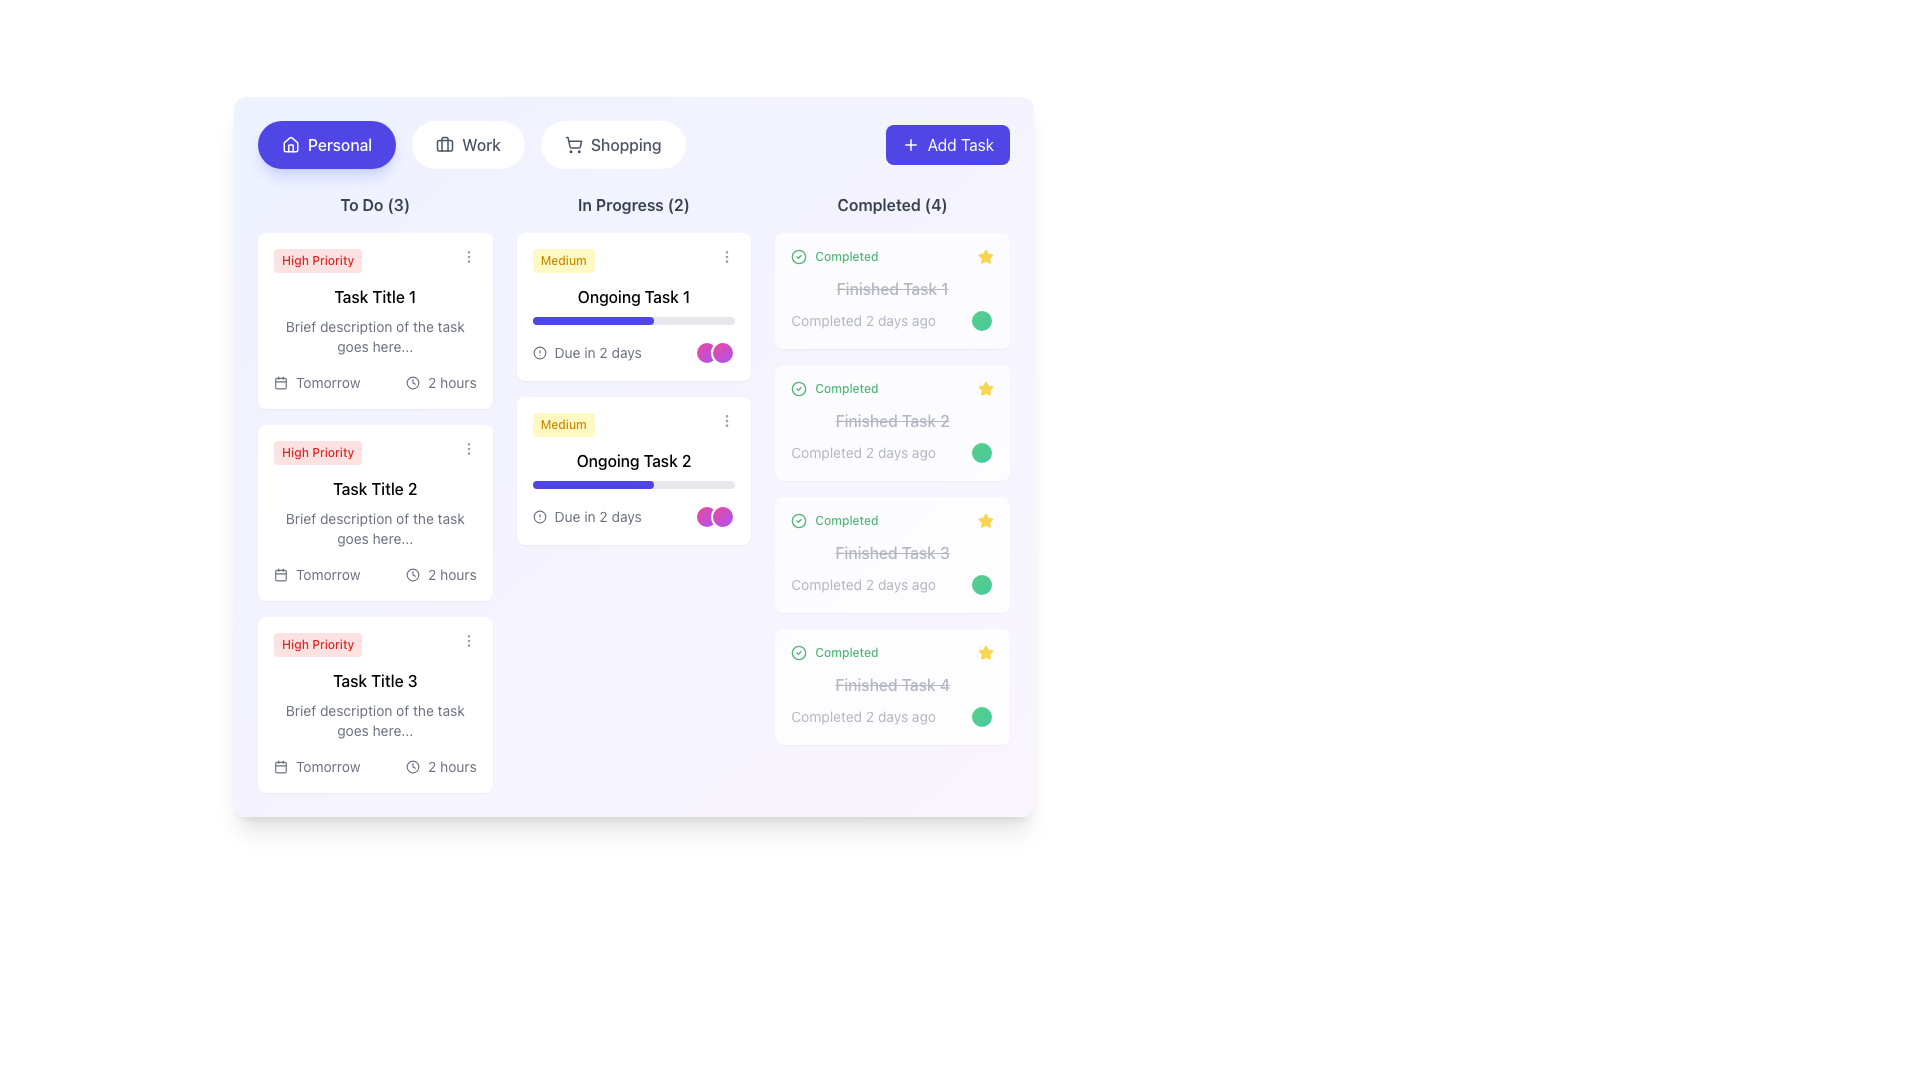 This screenshot has height=1080, width=1920. I want to click on the SVG circle element that serves as a decorative or symbolic part of the icon indicating the state or priority of the second task card titled 'Ongoing Task 2' in the 'In Progress' column, so click(539, 515).